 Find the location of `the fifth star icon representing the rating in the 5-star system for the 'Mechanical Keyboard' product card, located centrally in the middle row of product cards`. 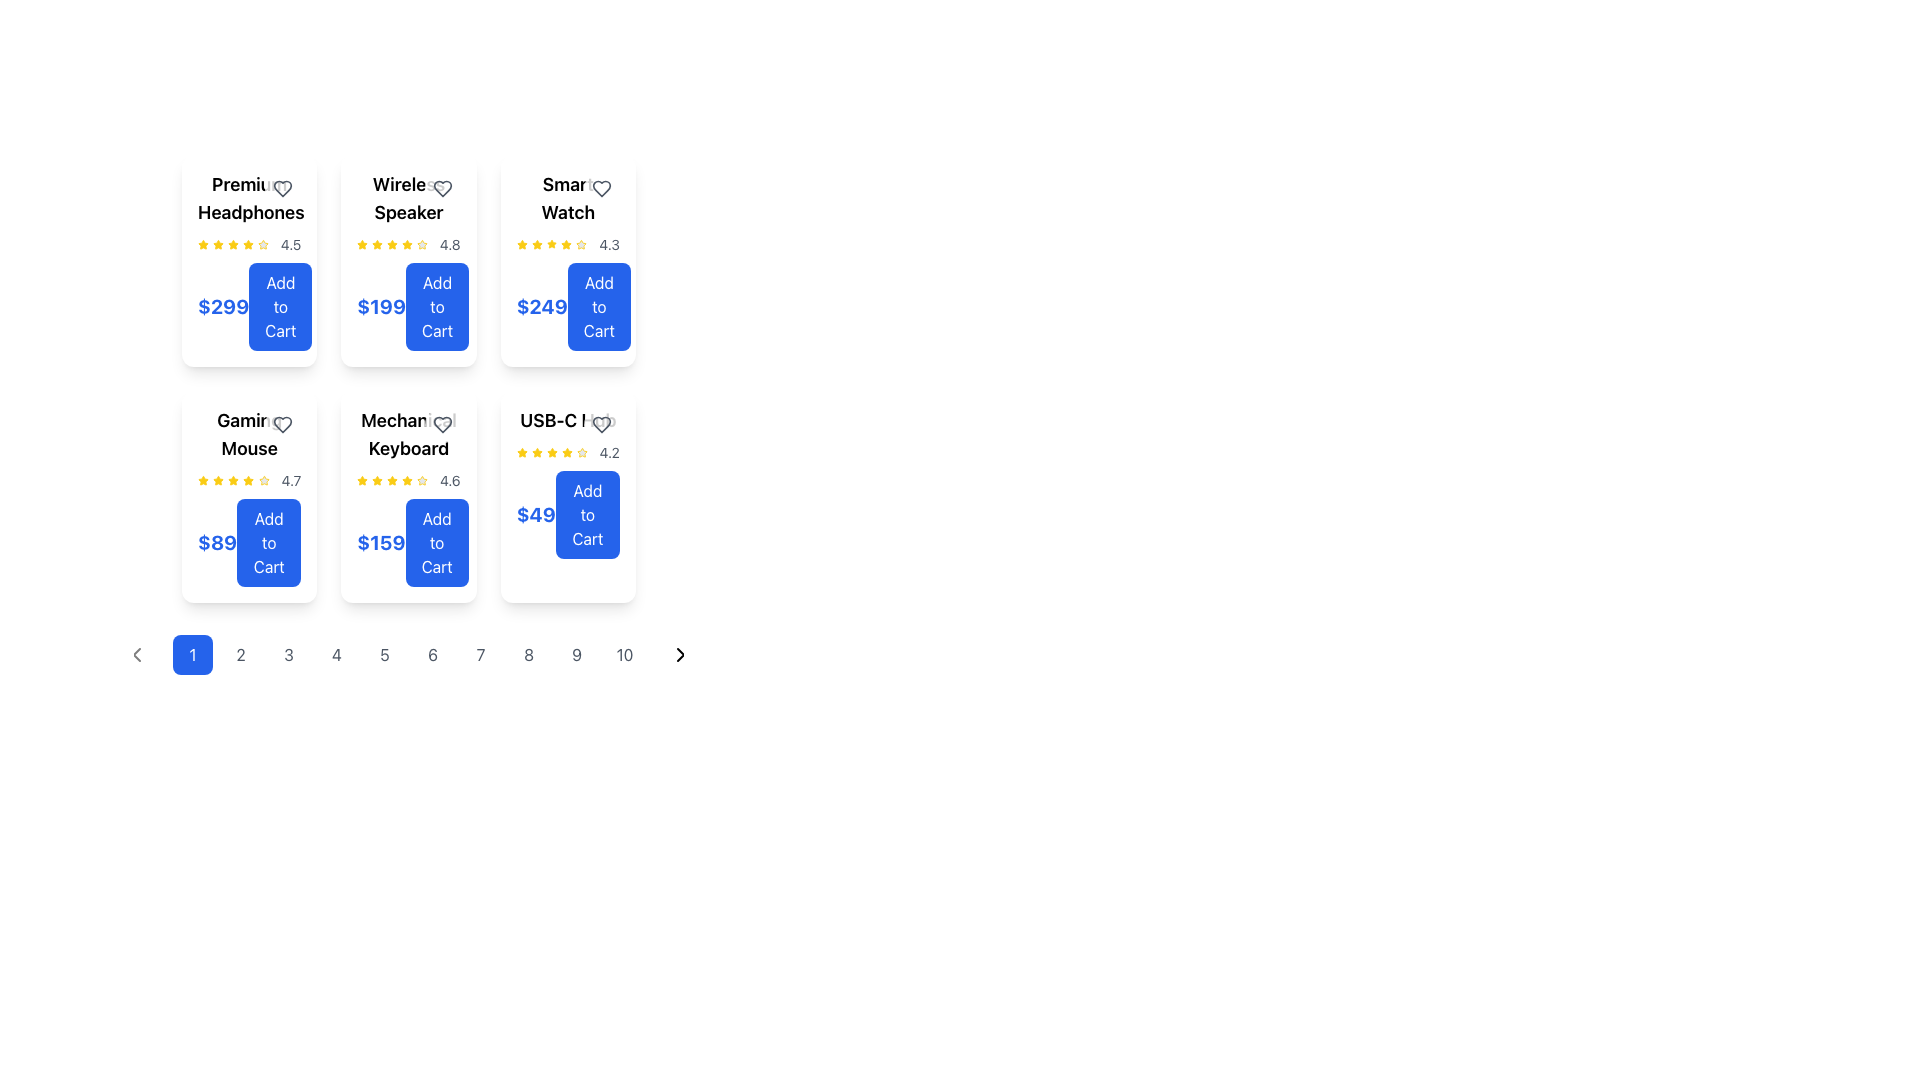

the fifth star icon representing the rating in the 5-star system for the 'Mechanical Keyboard' product card, located centrally in the middle row of product cards is located at coordinates (392, 481).